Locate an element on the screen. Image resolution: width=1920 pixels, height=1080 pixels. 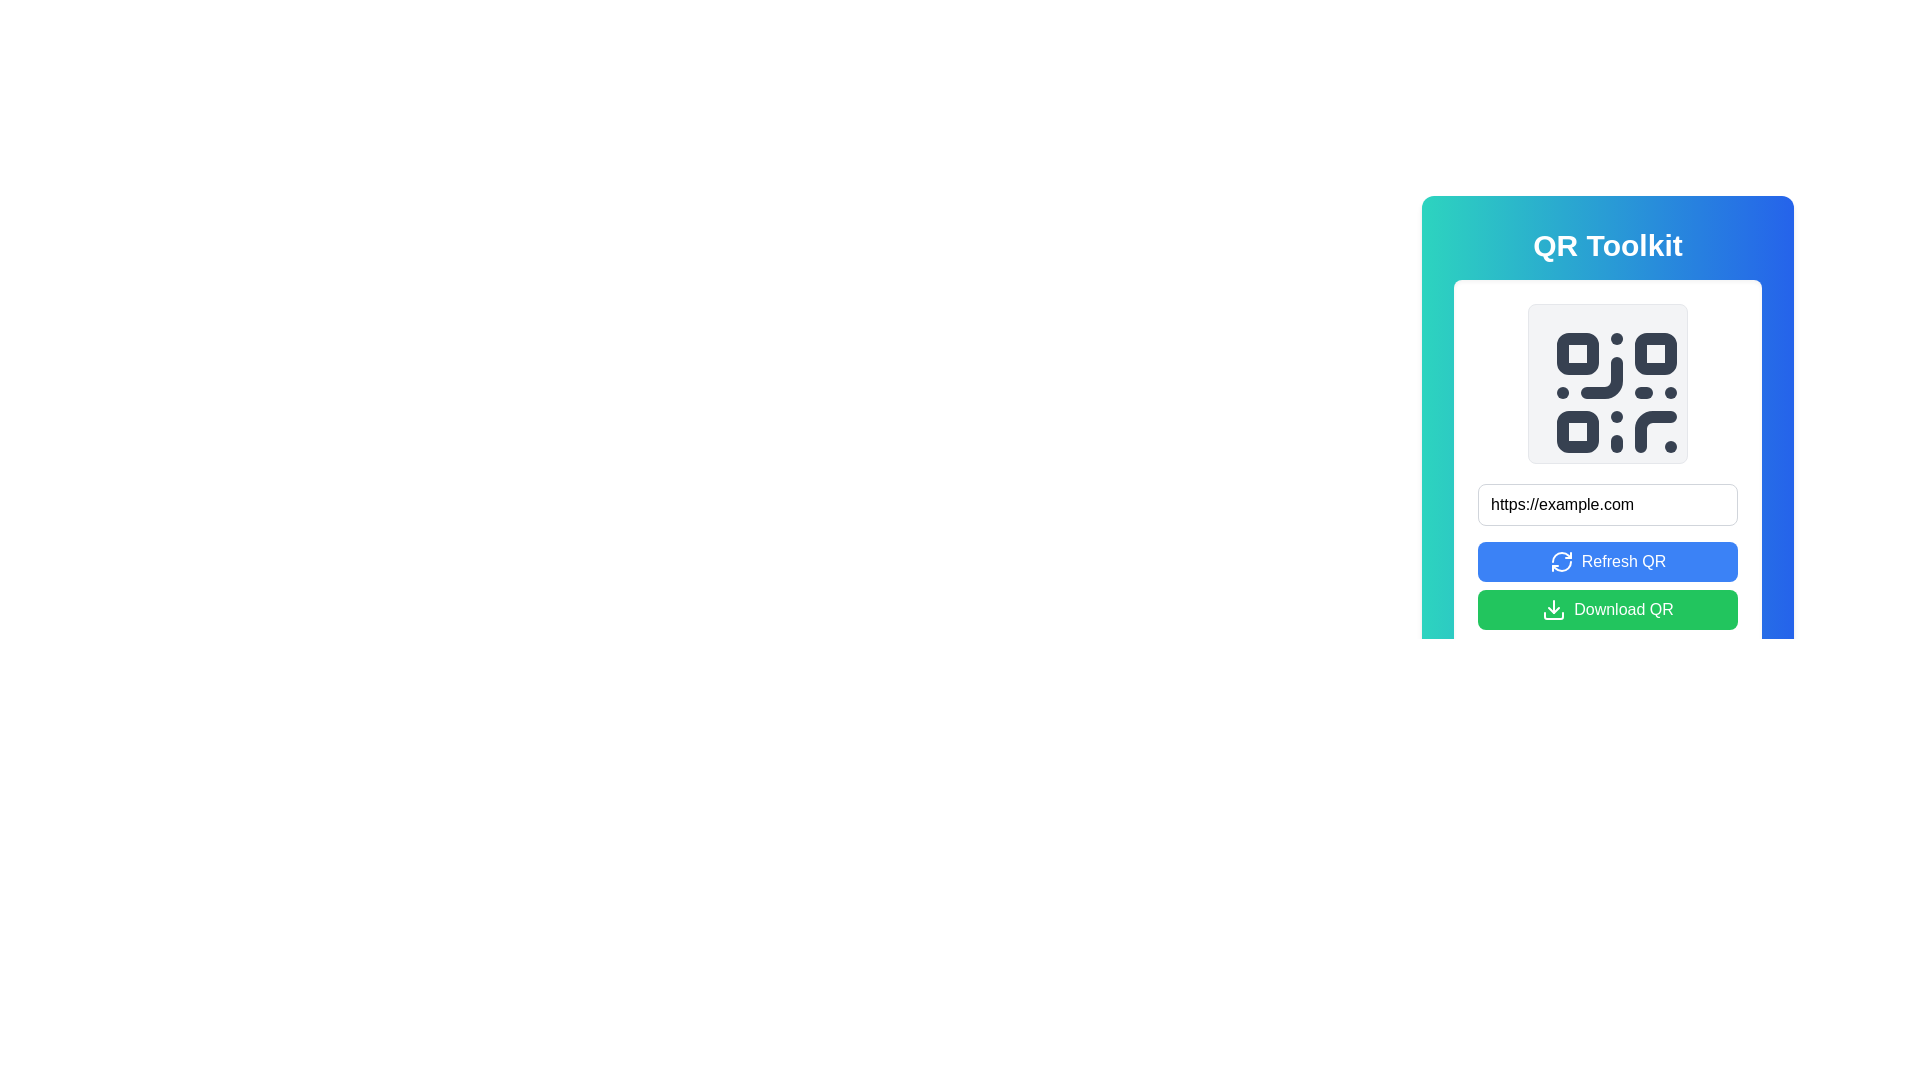
the text input box located within the 'QR Toolkit' card to focus on it for entering a URL is located at coordinates (1608, 504).